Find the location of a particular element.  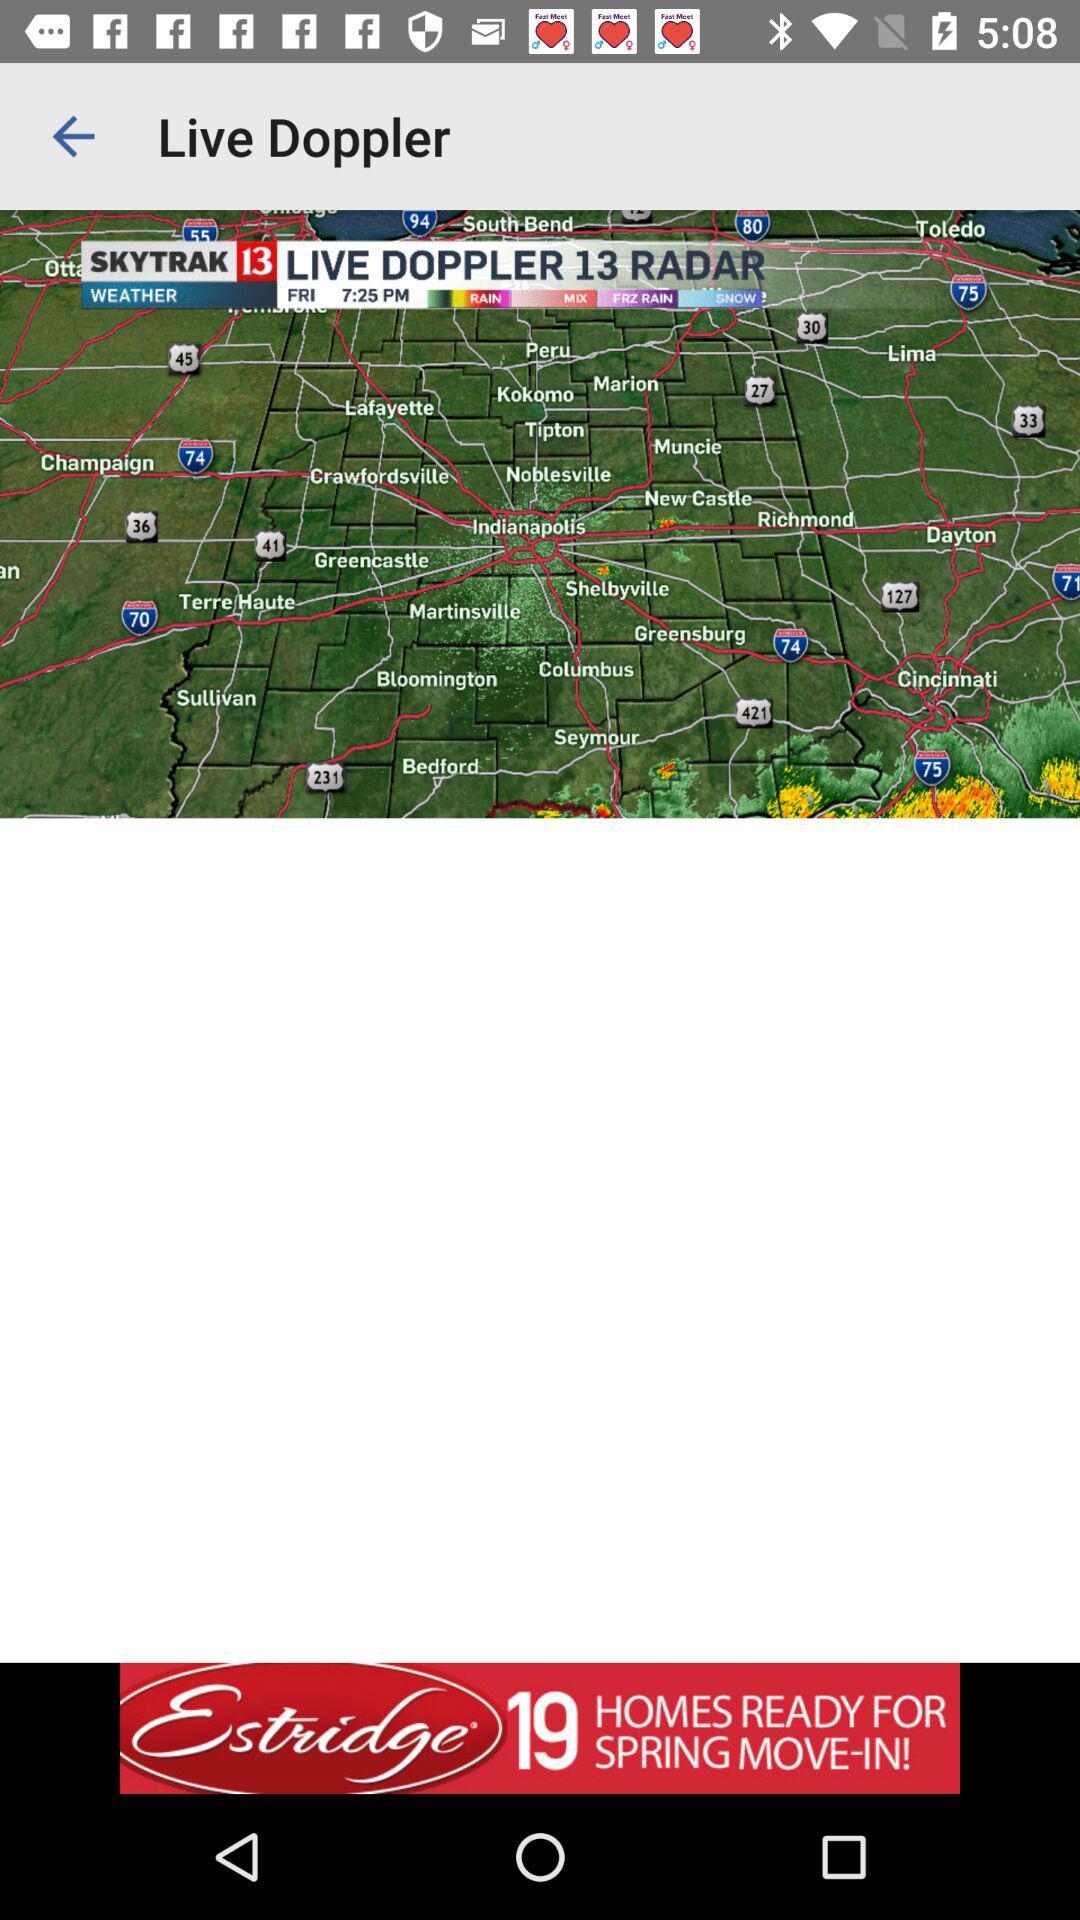

advertisement is located at coordinates (540, 1727).